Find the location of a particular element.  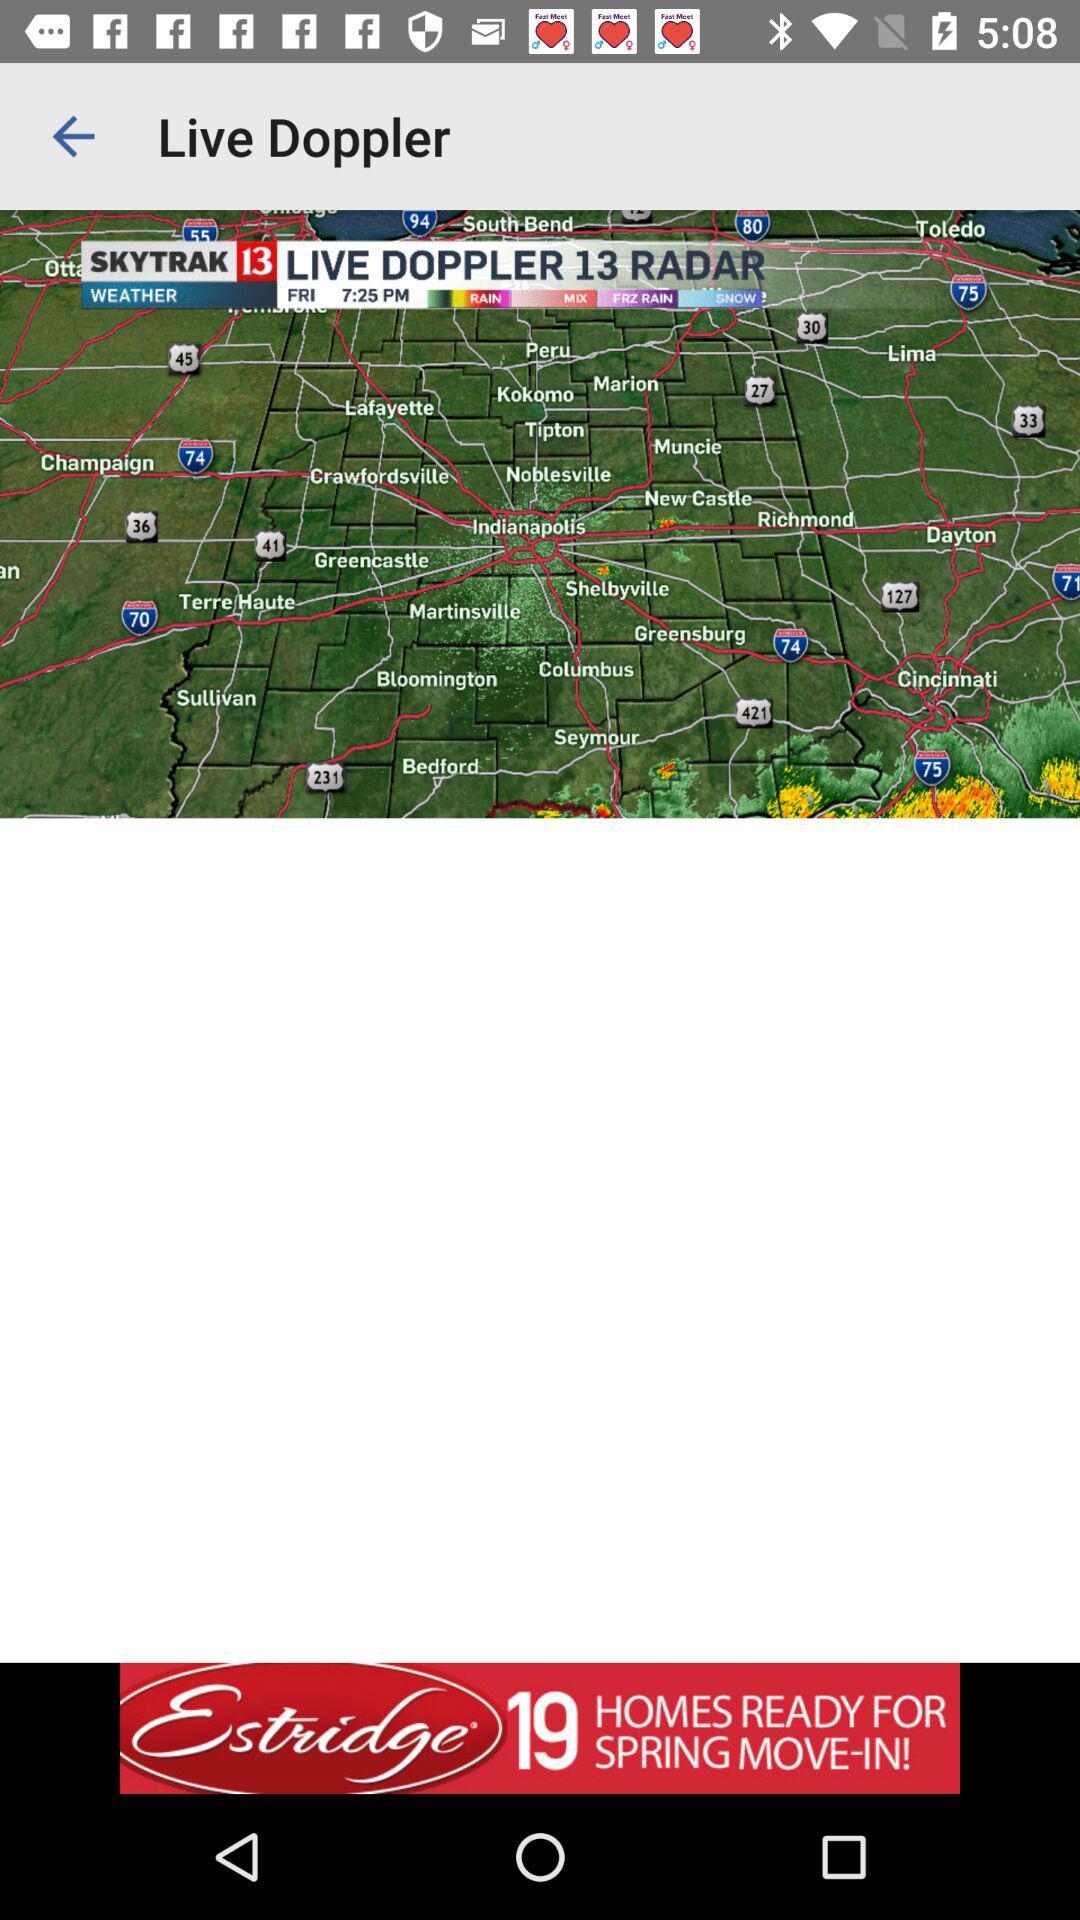

advertisement is located at coordinates (540, 1727).